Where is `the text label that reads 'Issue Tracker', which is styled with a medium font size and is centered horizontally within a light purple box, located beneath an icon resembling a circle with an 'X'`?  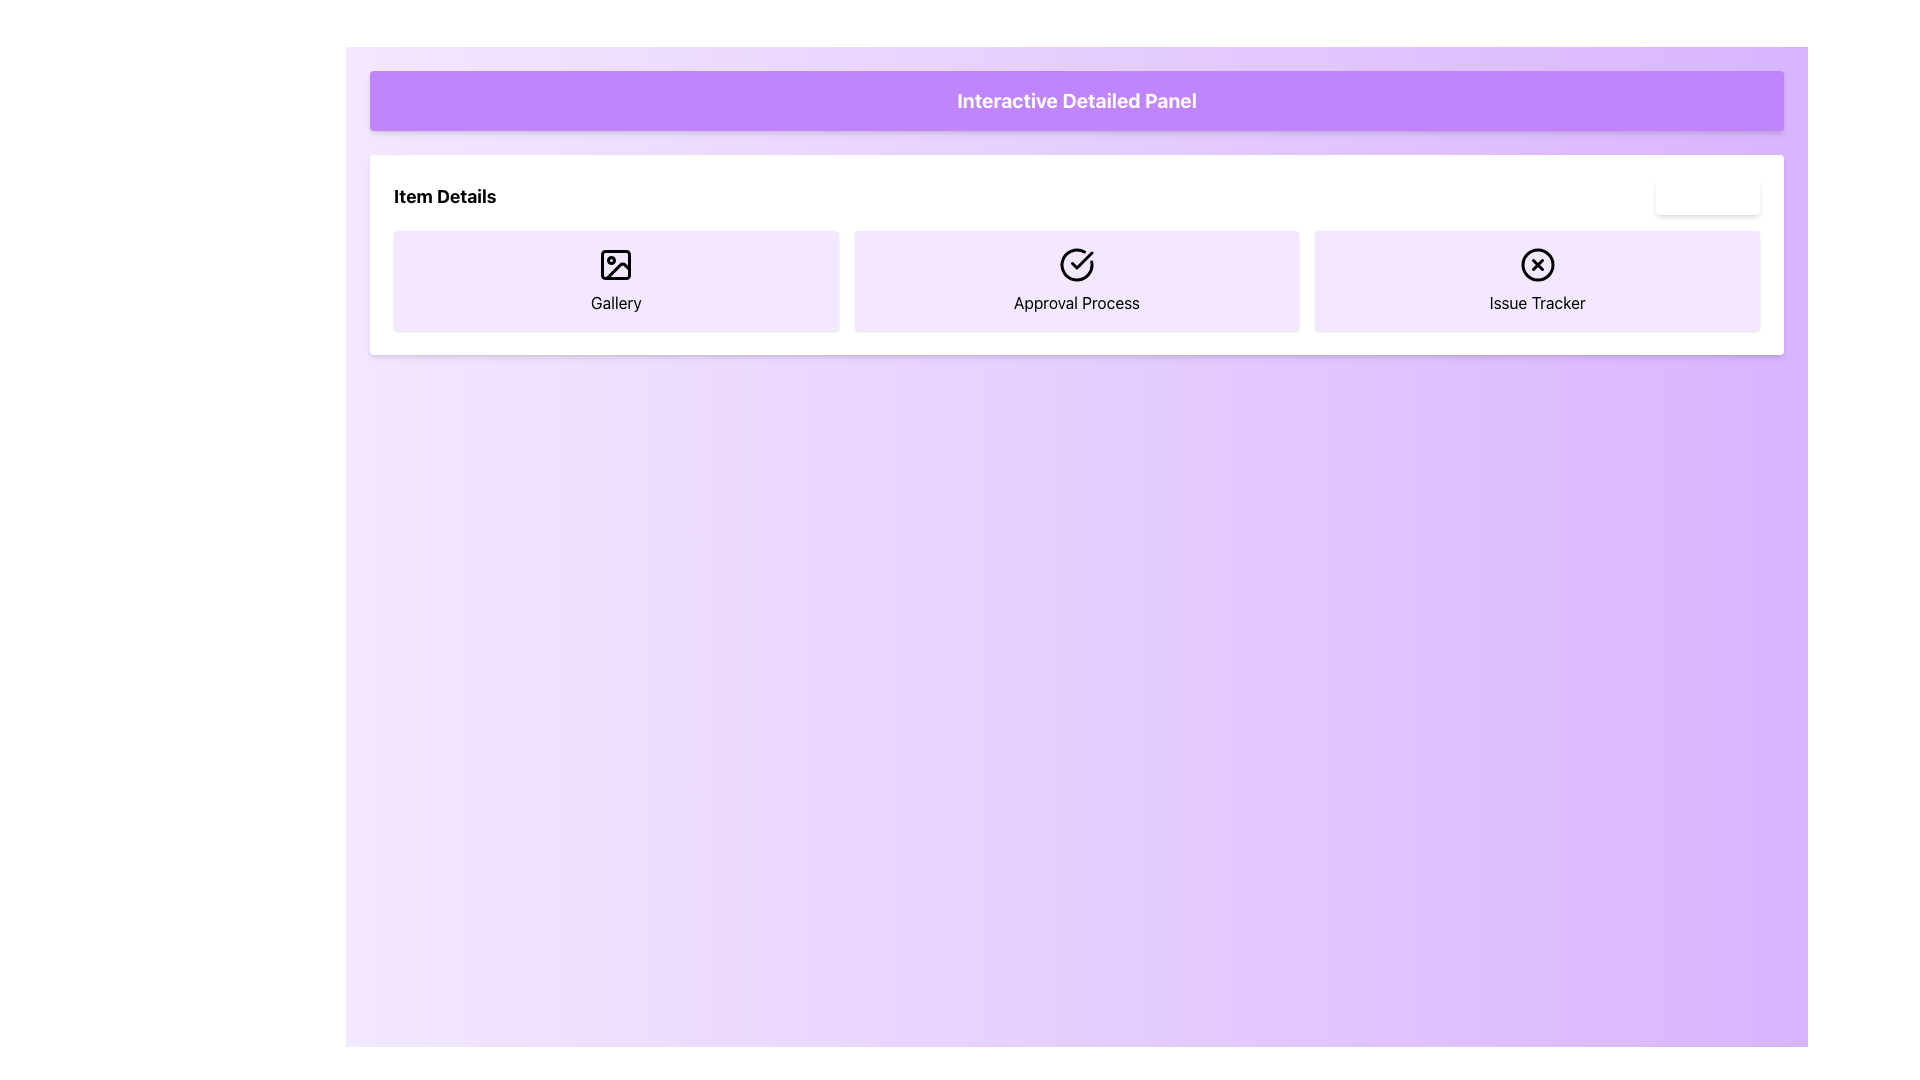 the text label that reads 'Issue Tracker', which is styled with a medium font size and is centered horizontally within a light purple box, located beneath an icon resembling a circle with an 'X' is located at coordinates (1536, 303).